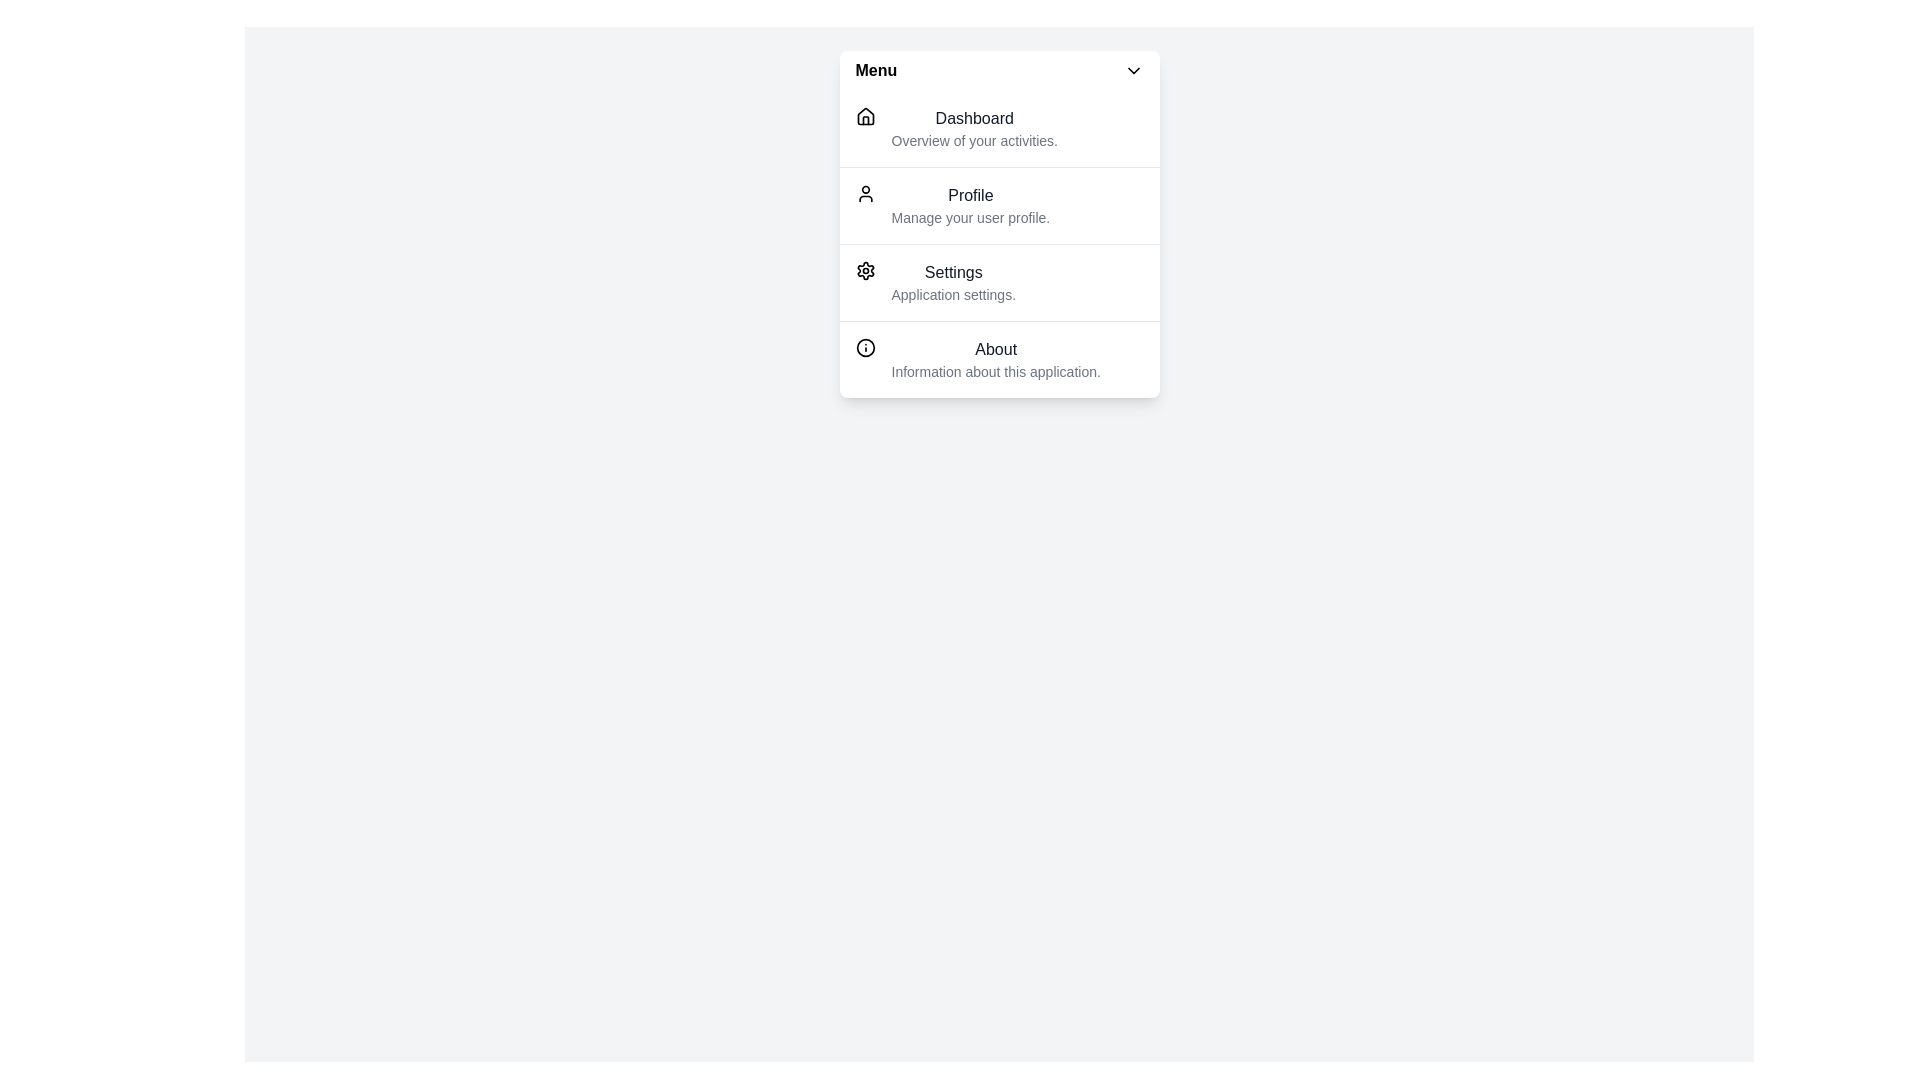  Describe the element at coordinates (999, 128) in the screenshot. I see `the menu item labeled Dashboard` at that location.